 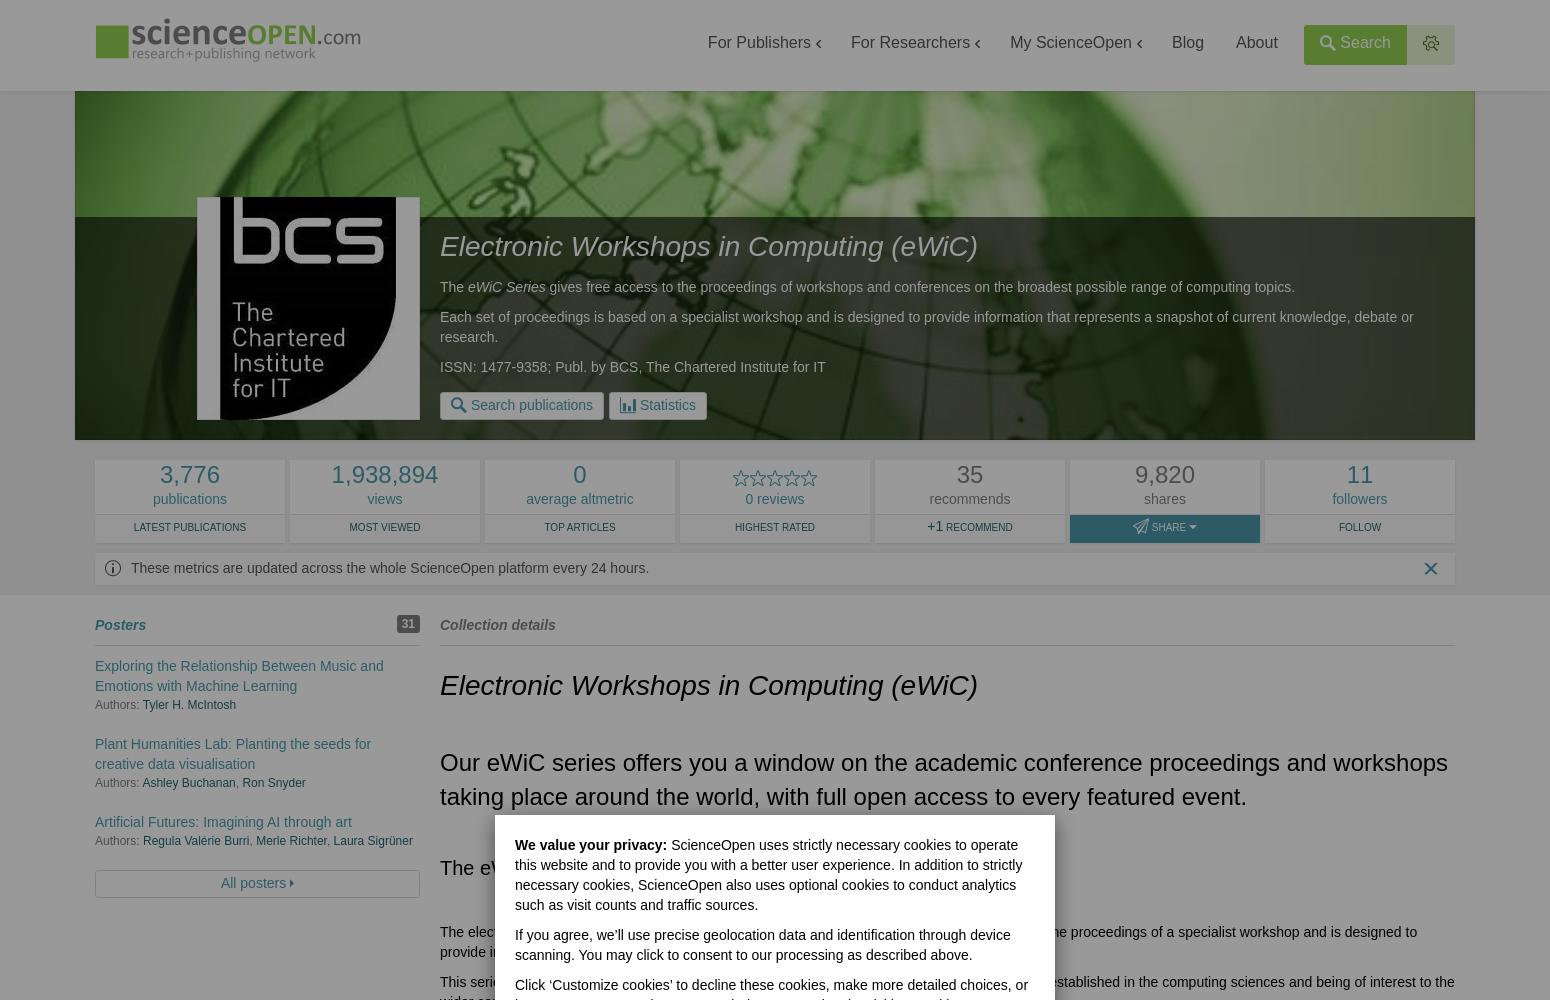 What do you see at coordinates (290, 840) in the screenshot?
I see `'Merle Richter'` at bounding box center [290, 840].